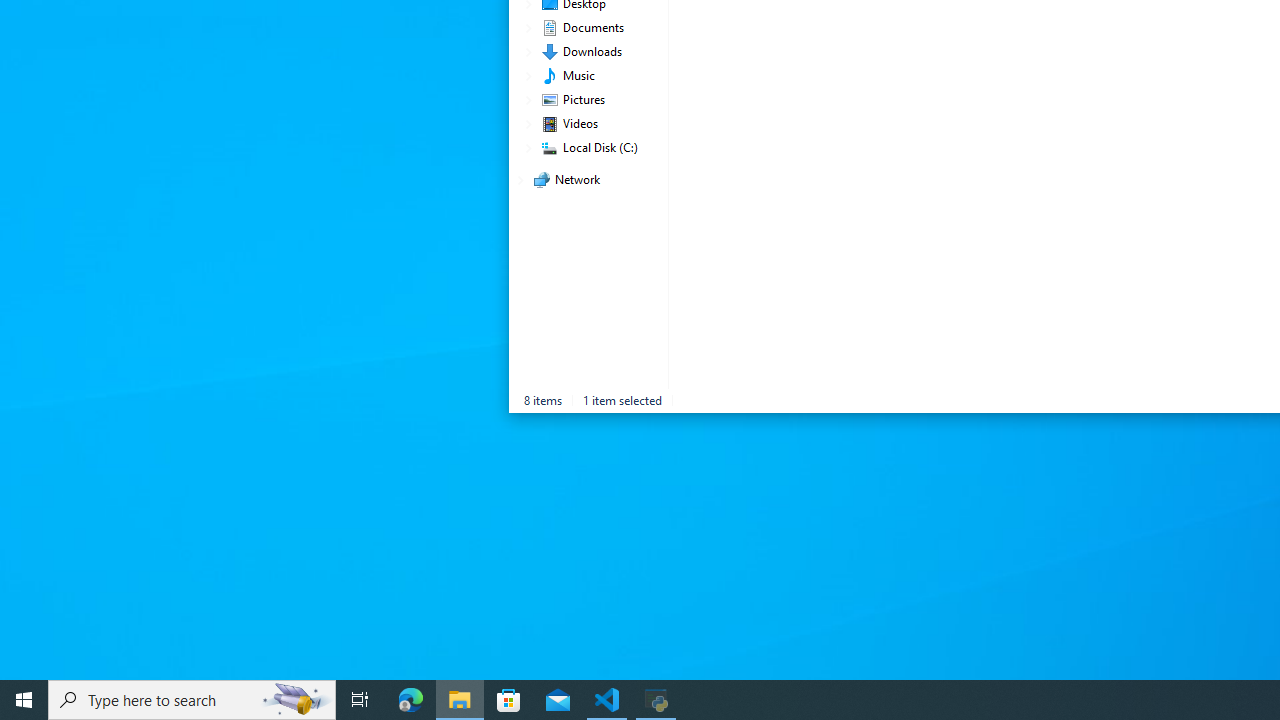  Describe the element at coordinates (459, 698) in the screenshot. I see `'File Explorer - 1 running window'` at that location.